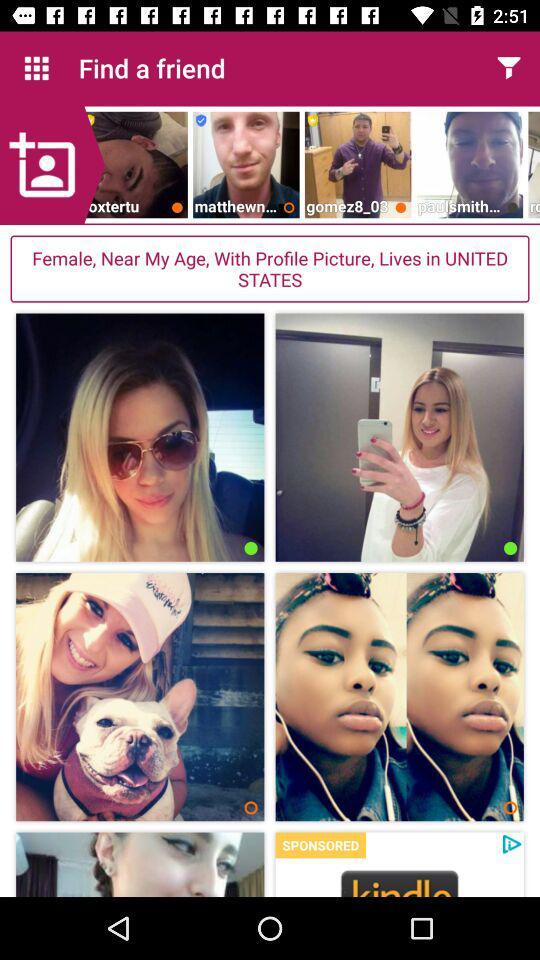 The width and height of the screenshot is (540, 960). I want to click on click sponsored profile, so click(399, 881).